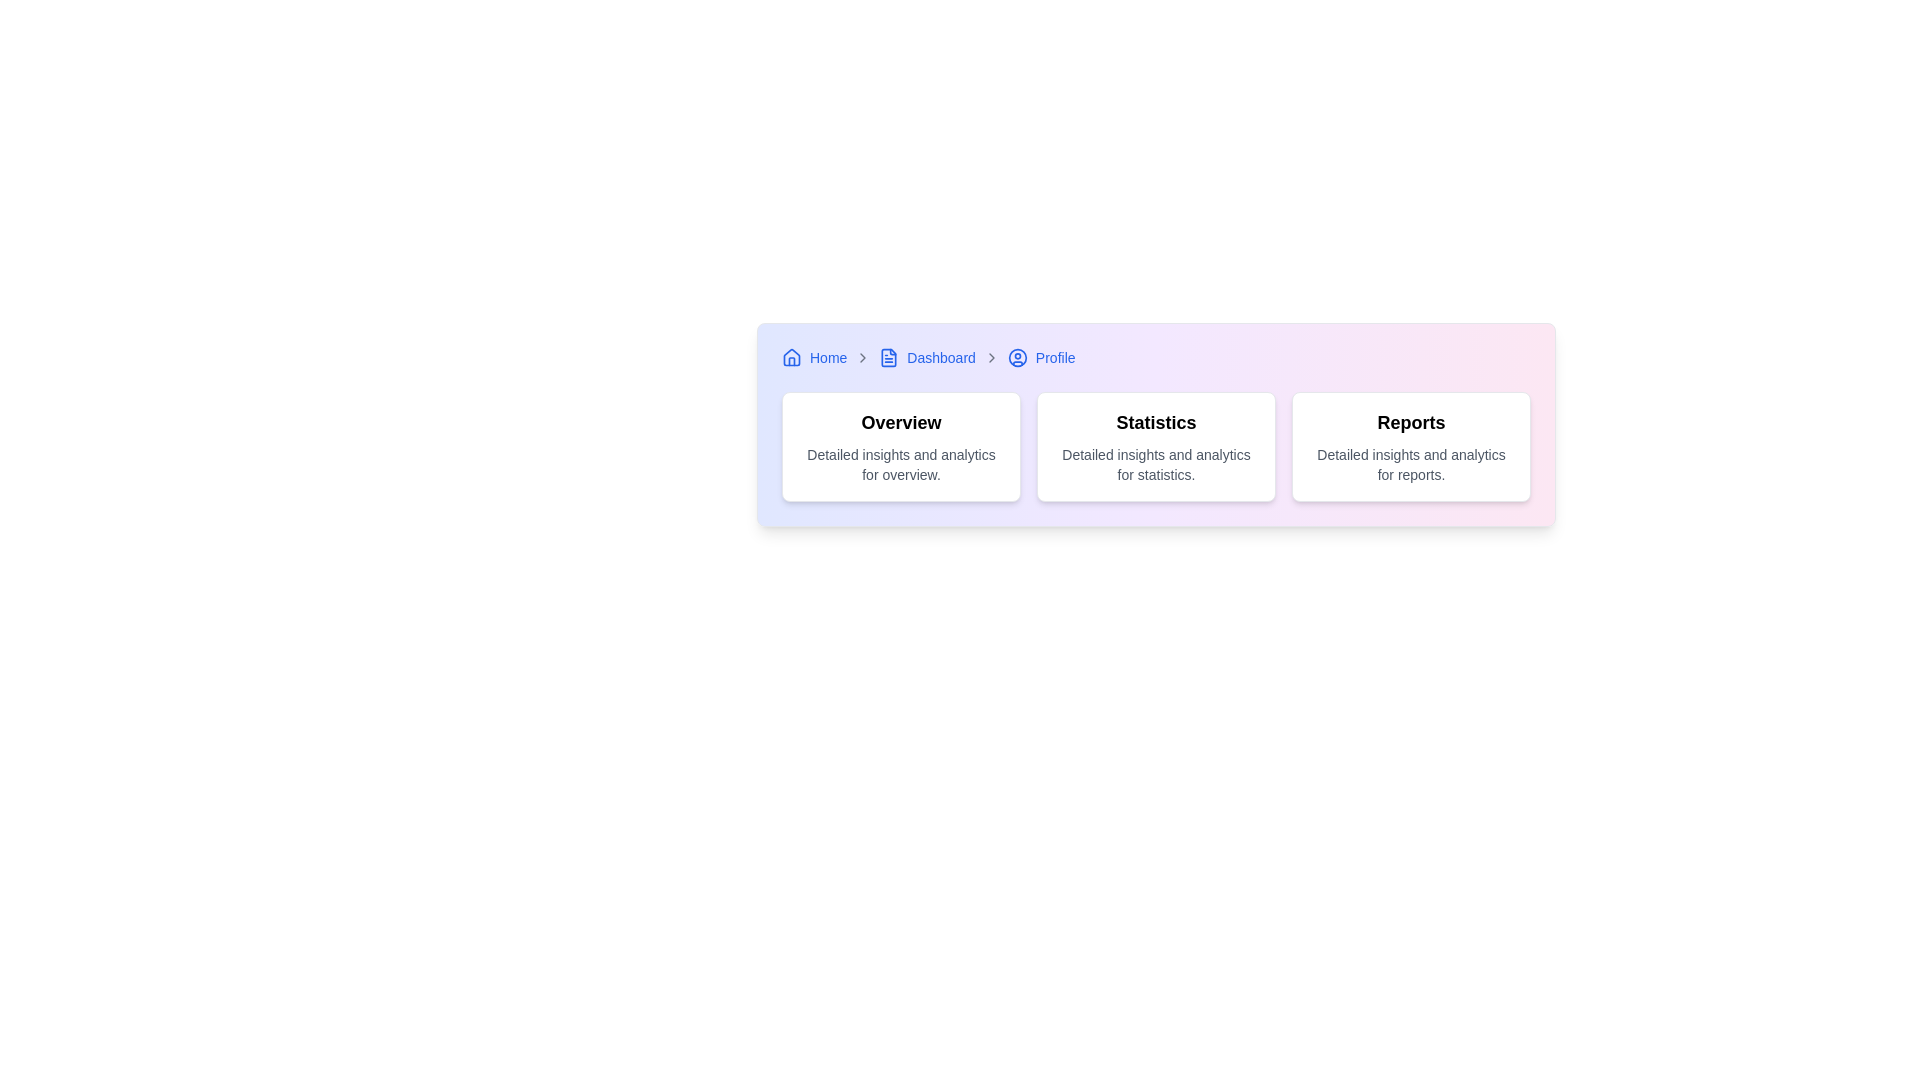  I want to click on the static text element displaying 'Reports', which is styled as a bold heading and positioned at the top of the rightmost card in a row of three cards, so click(1410, 422).